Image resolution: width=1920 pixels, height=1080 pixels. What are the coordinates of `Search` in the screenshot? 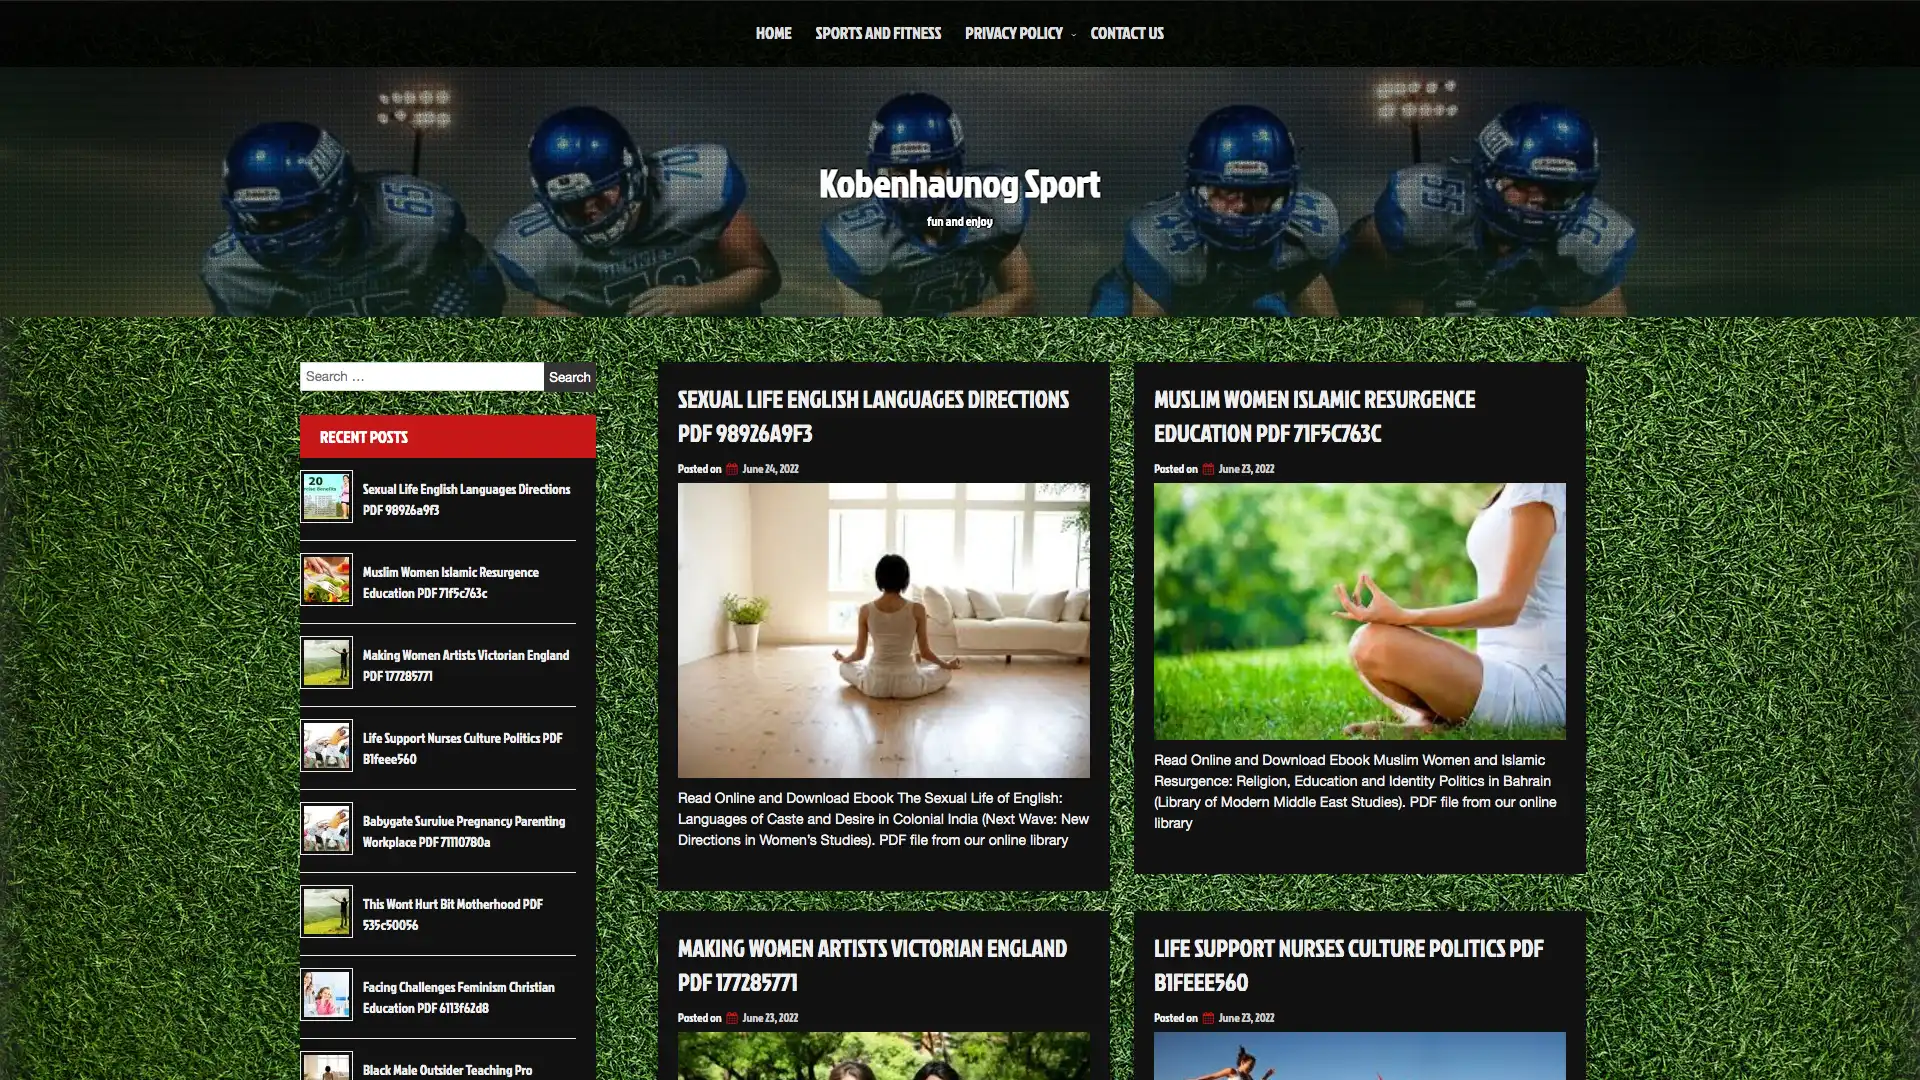 It's located at (569, 377).